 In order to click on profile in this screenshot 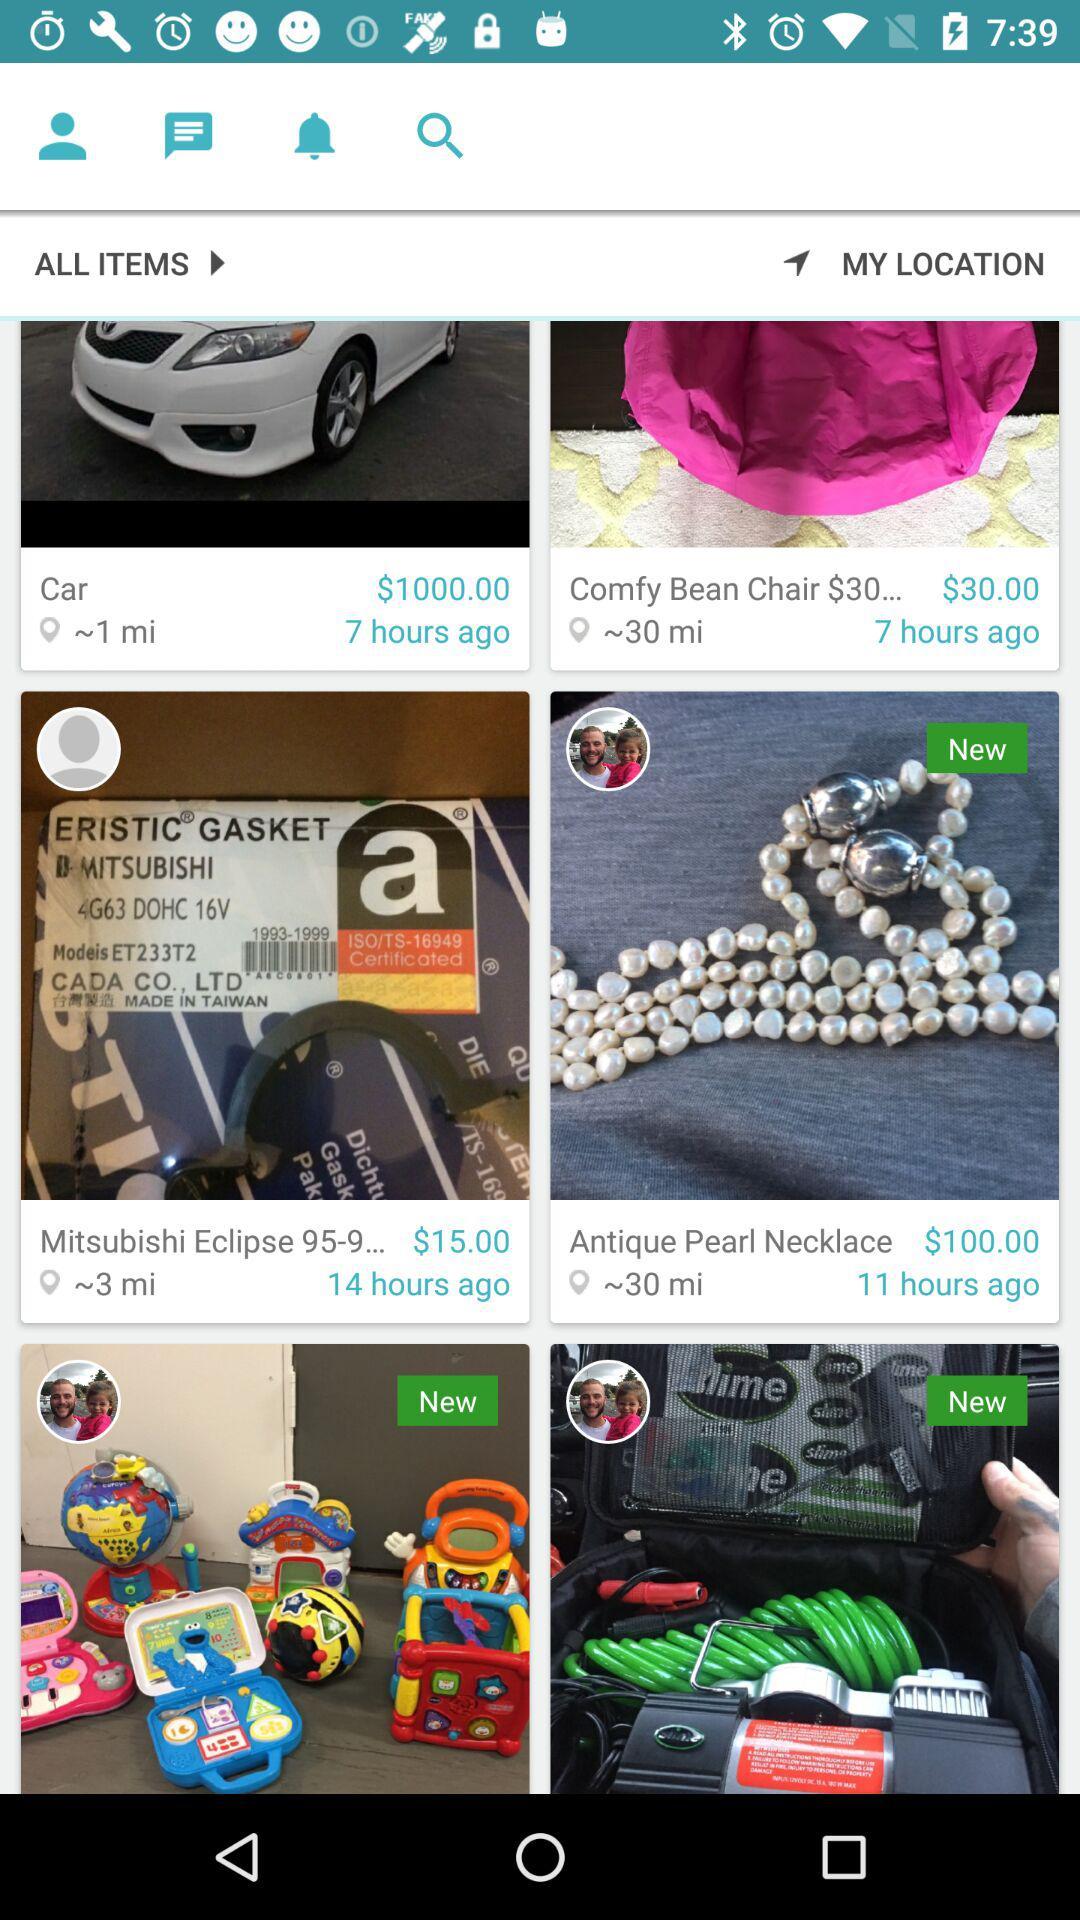, I will do `click(61, 135)`.